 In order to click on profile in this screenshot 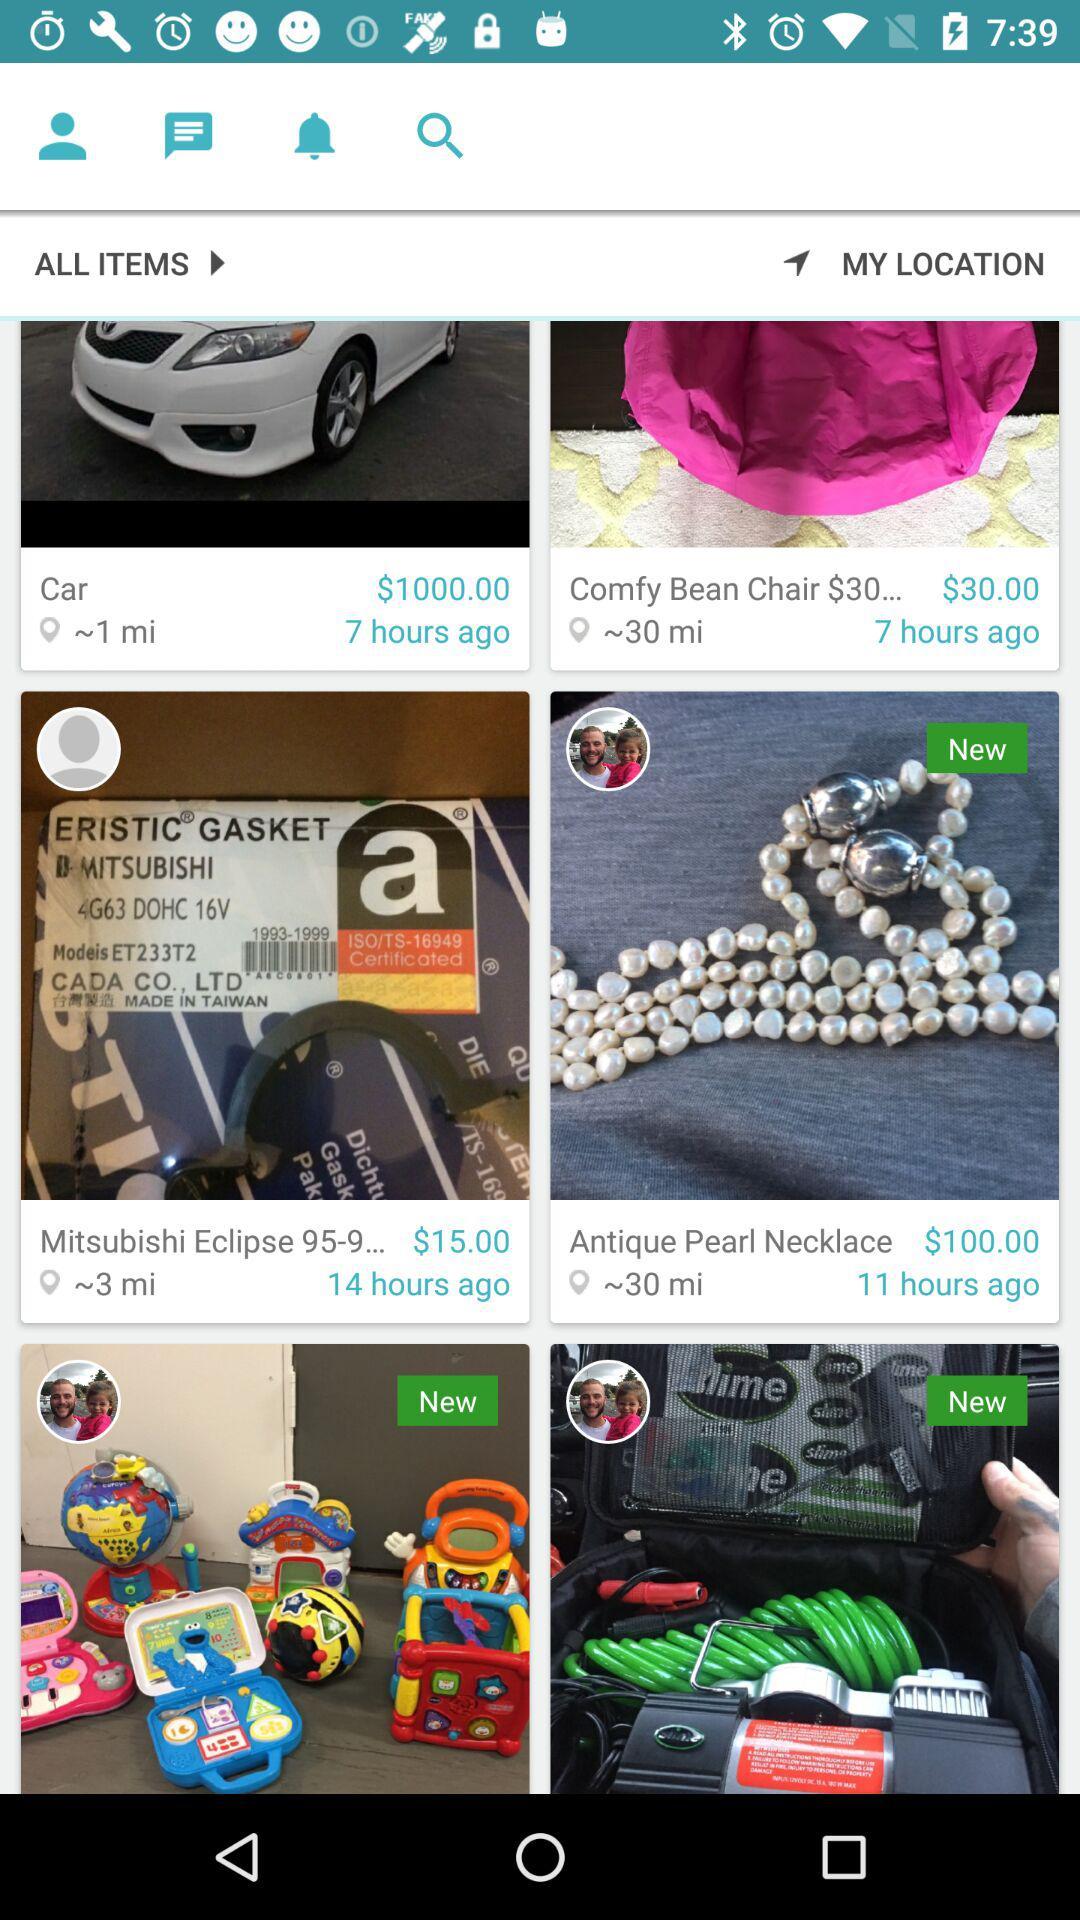, I will do `click(61, 135)`.